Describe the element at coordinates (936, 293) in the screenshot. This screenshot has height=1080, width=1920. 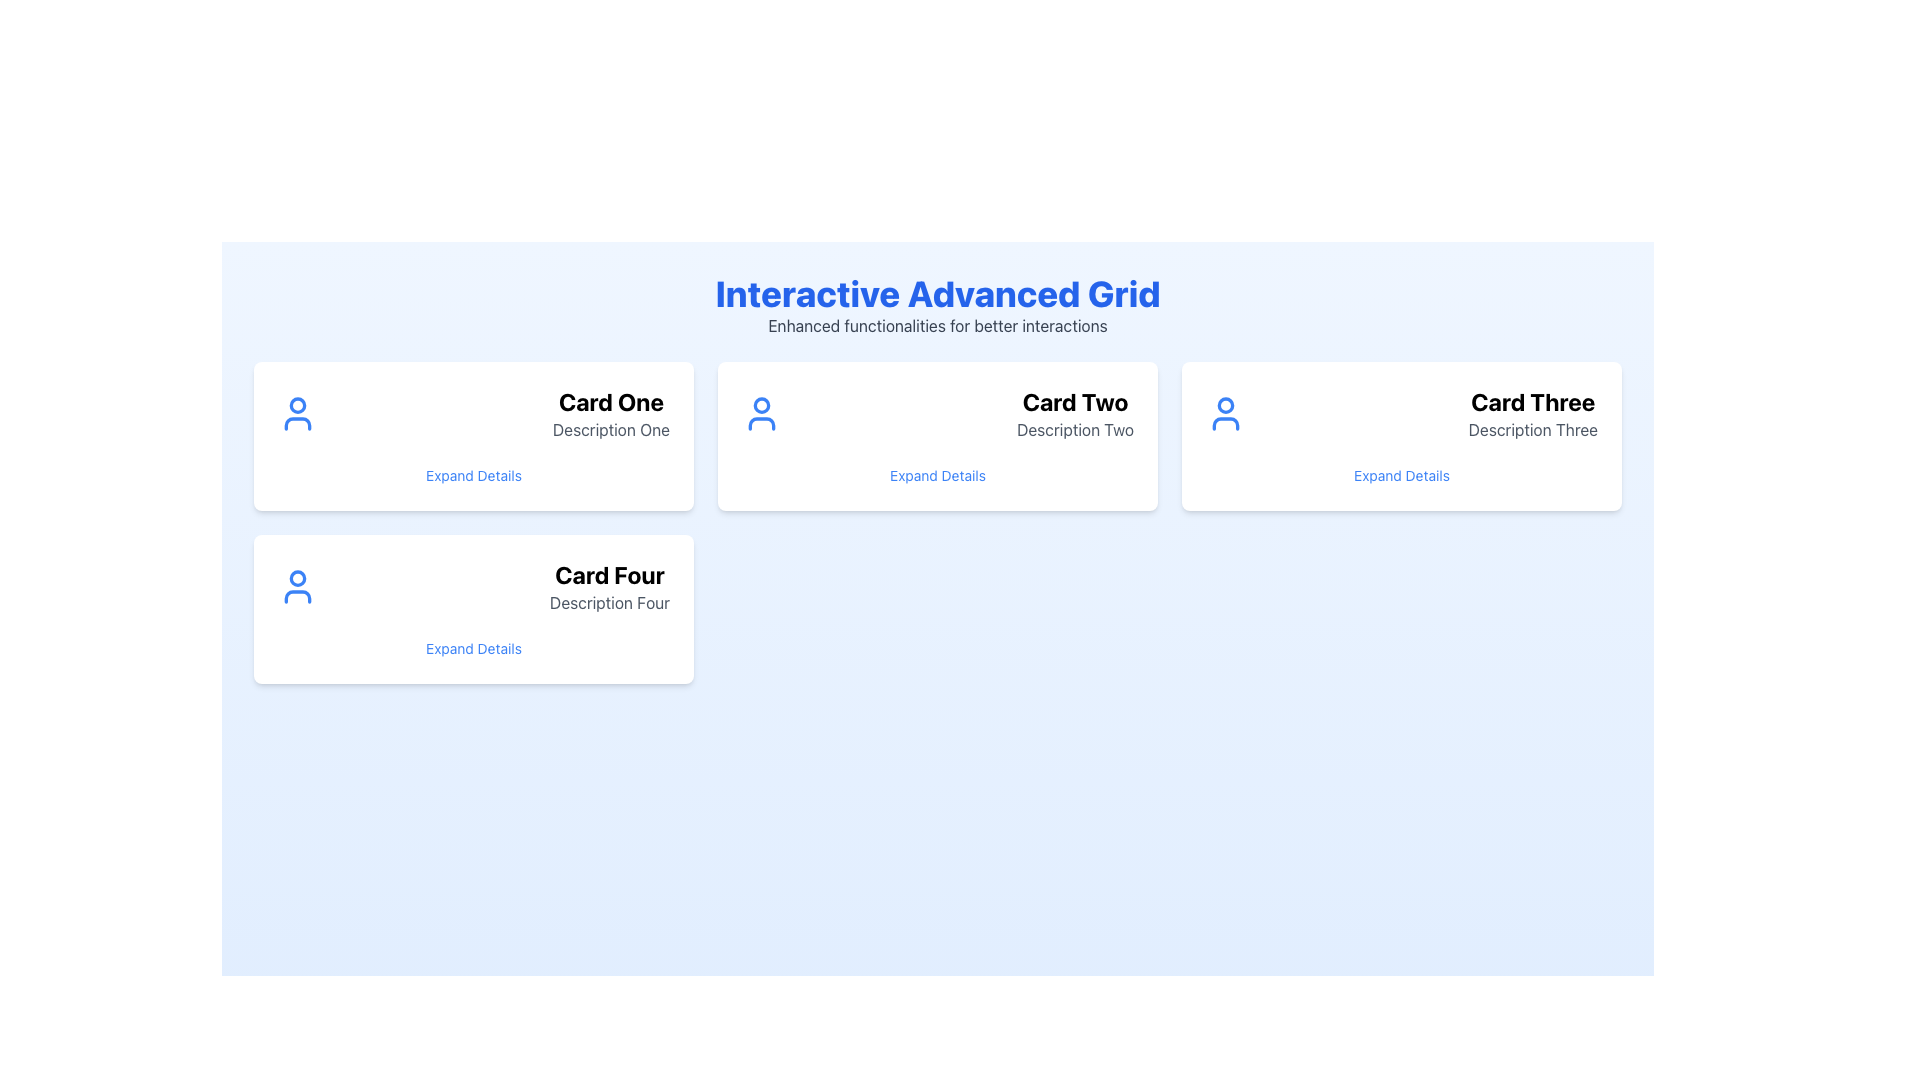
I see `main title text located at the top center of the page, which serves as a heading for the section about an interactive advanced grid` at that location.